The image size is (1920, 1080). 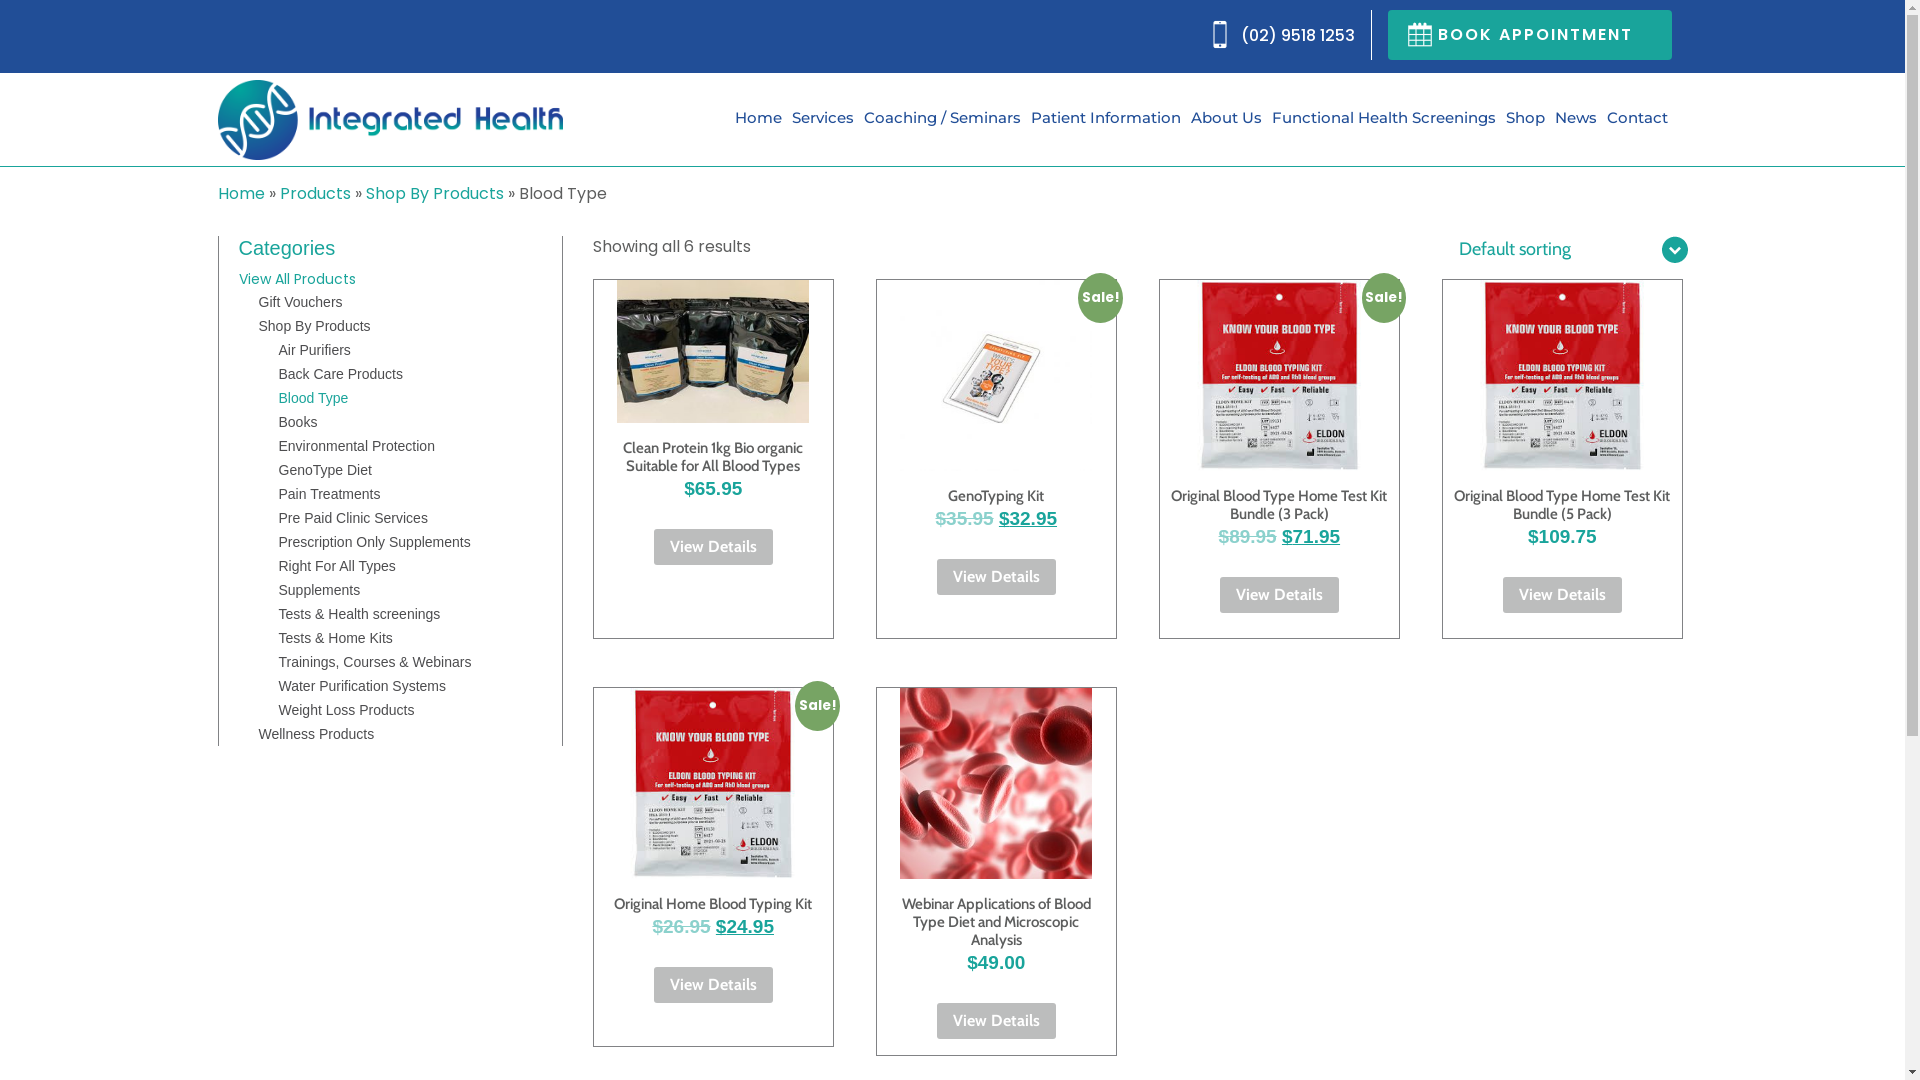 What do you see at coordinates (1573, 118) in the screenshot?
I see `'News'` at bounding box center [1573, 118].